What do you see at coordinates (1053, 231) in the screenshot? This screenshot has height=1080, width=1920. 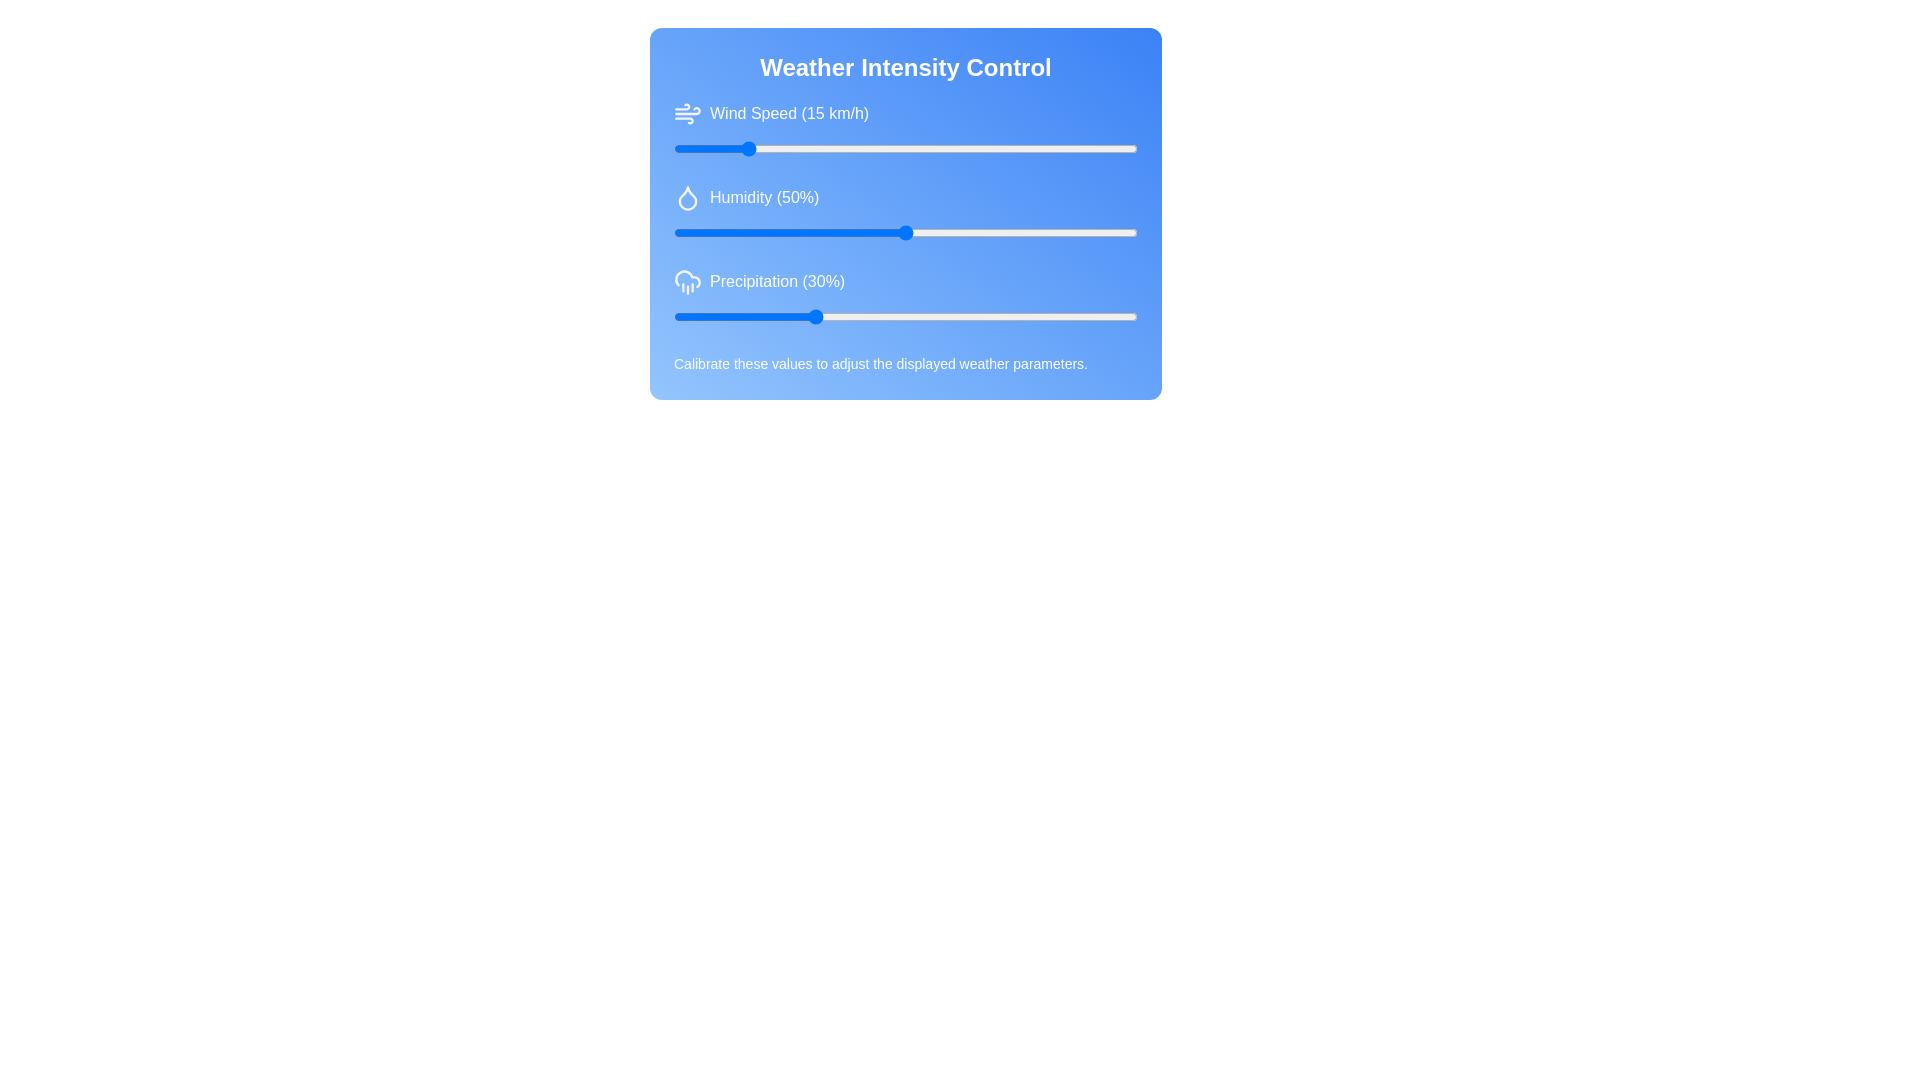 I see `the humidity` at bounding box center [1053, 231].